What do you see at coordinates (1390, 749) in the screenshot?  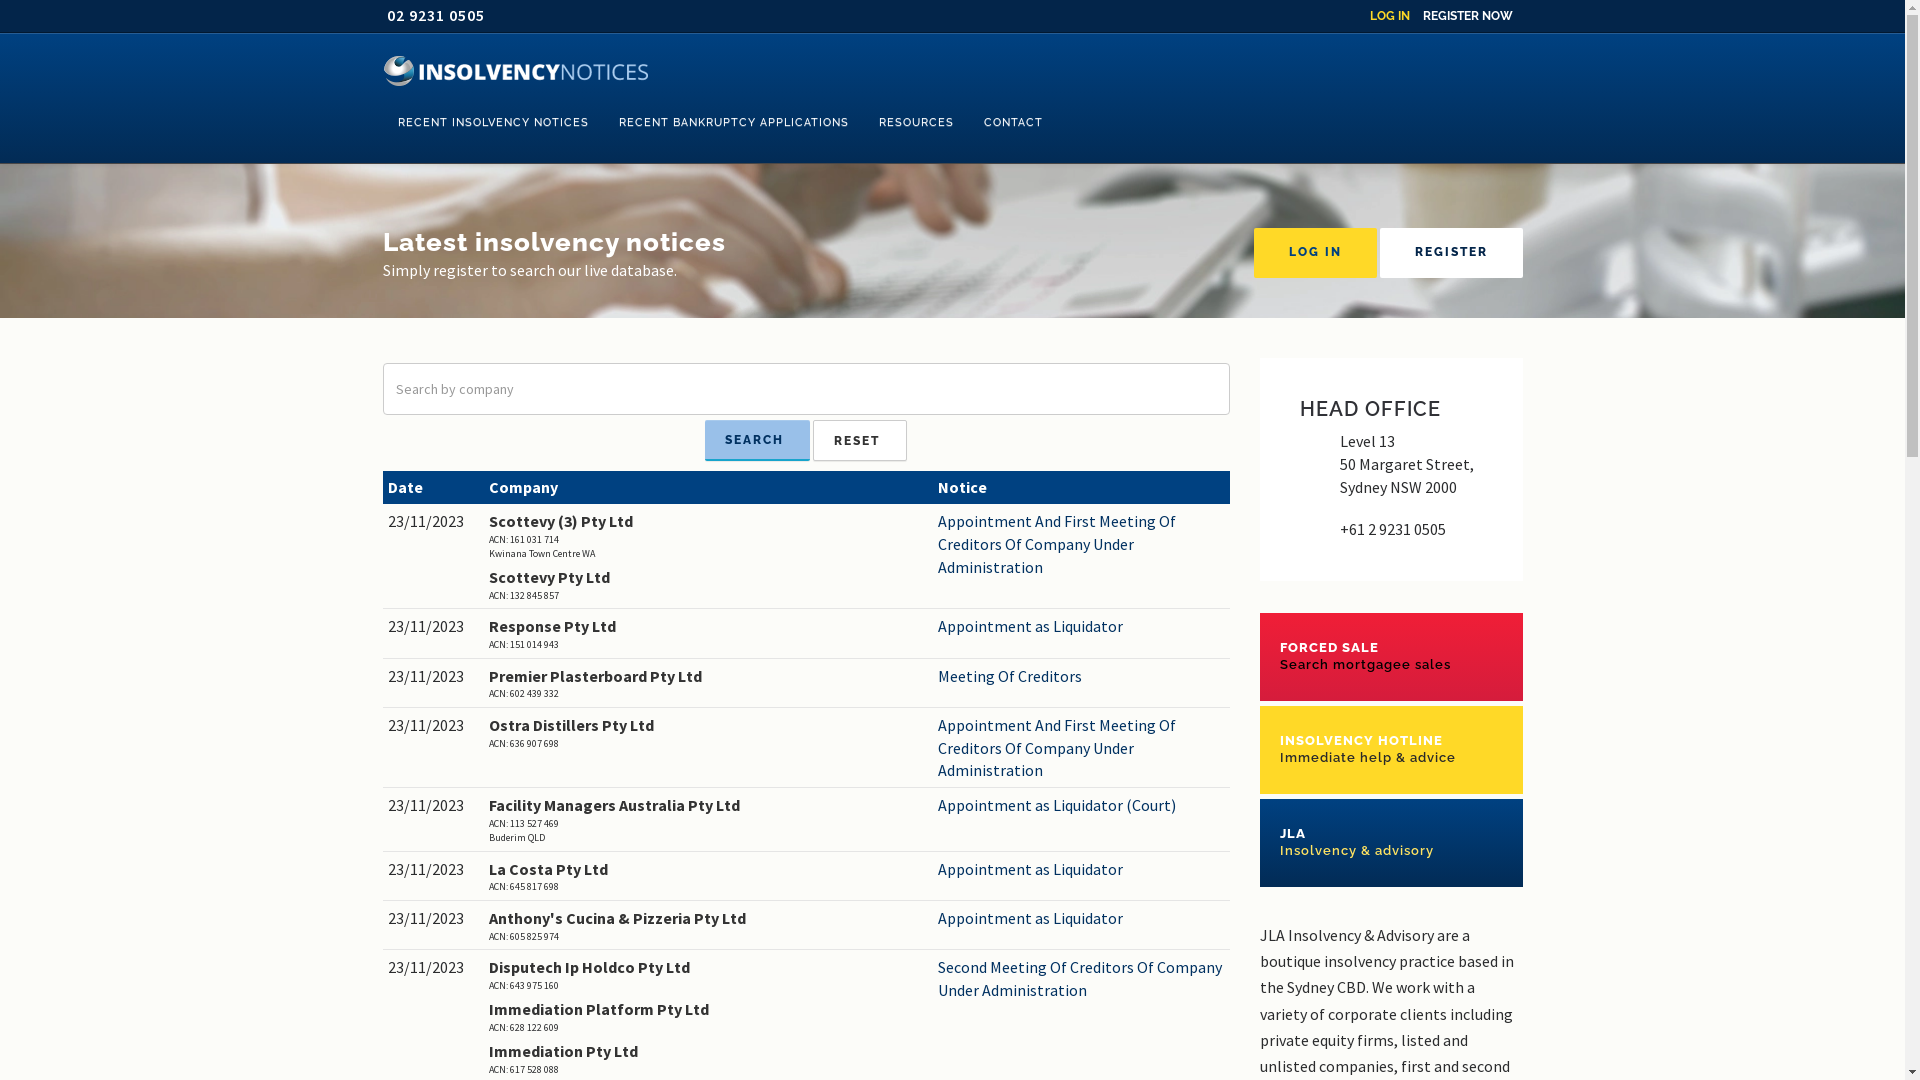 I see `'INSOLVENCY HOTLINE` at bounding box center [1390, 749].